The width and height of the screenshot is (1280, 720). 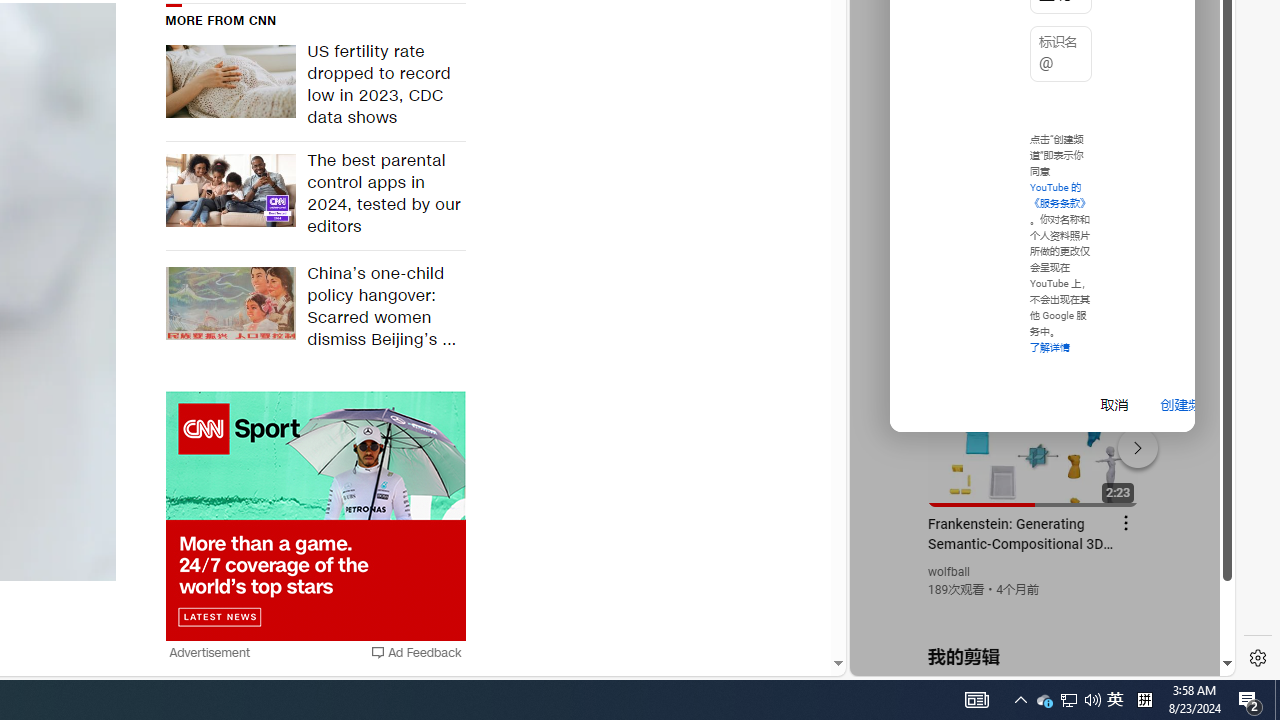 What do you see at coordinates (314, 516) in the screenshot?
I see `'AutomationID: aw0'` at bounding box center [314, 516].